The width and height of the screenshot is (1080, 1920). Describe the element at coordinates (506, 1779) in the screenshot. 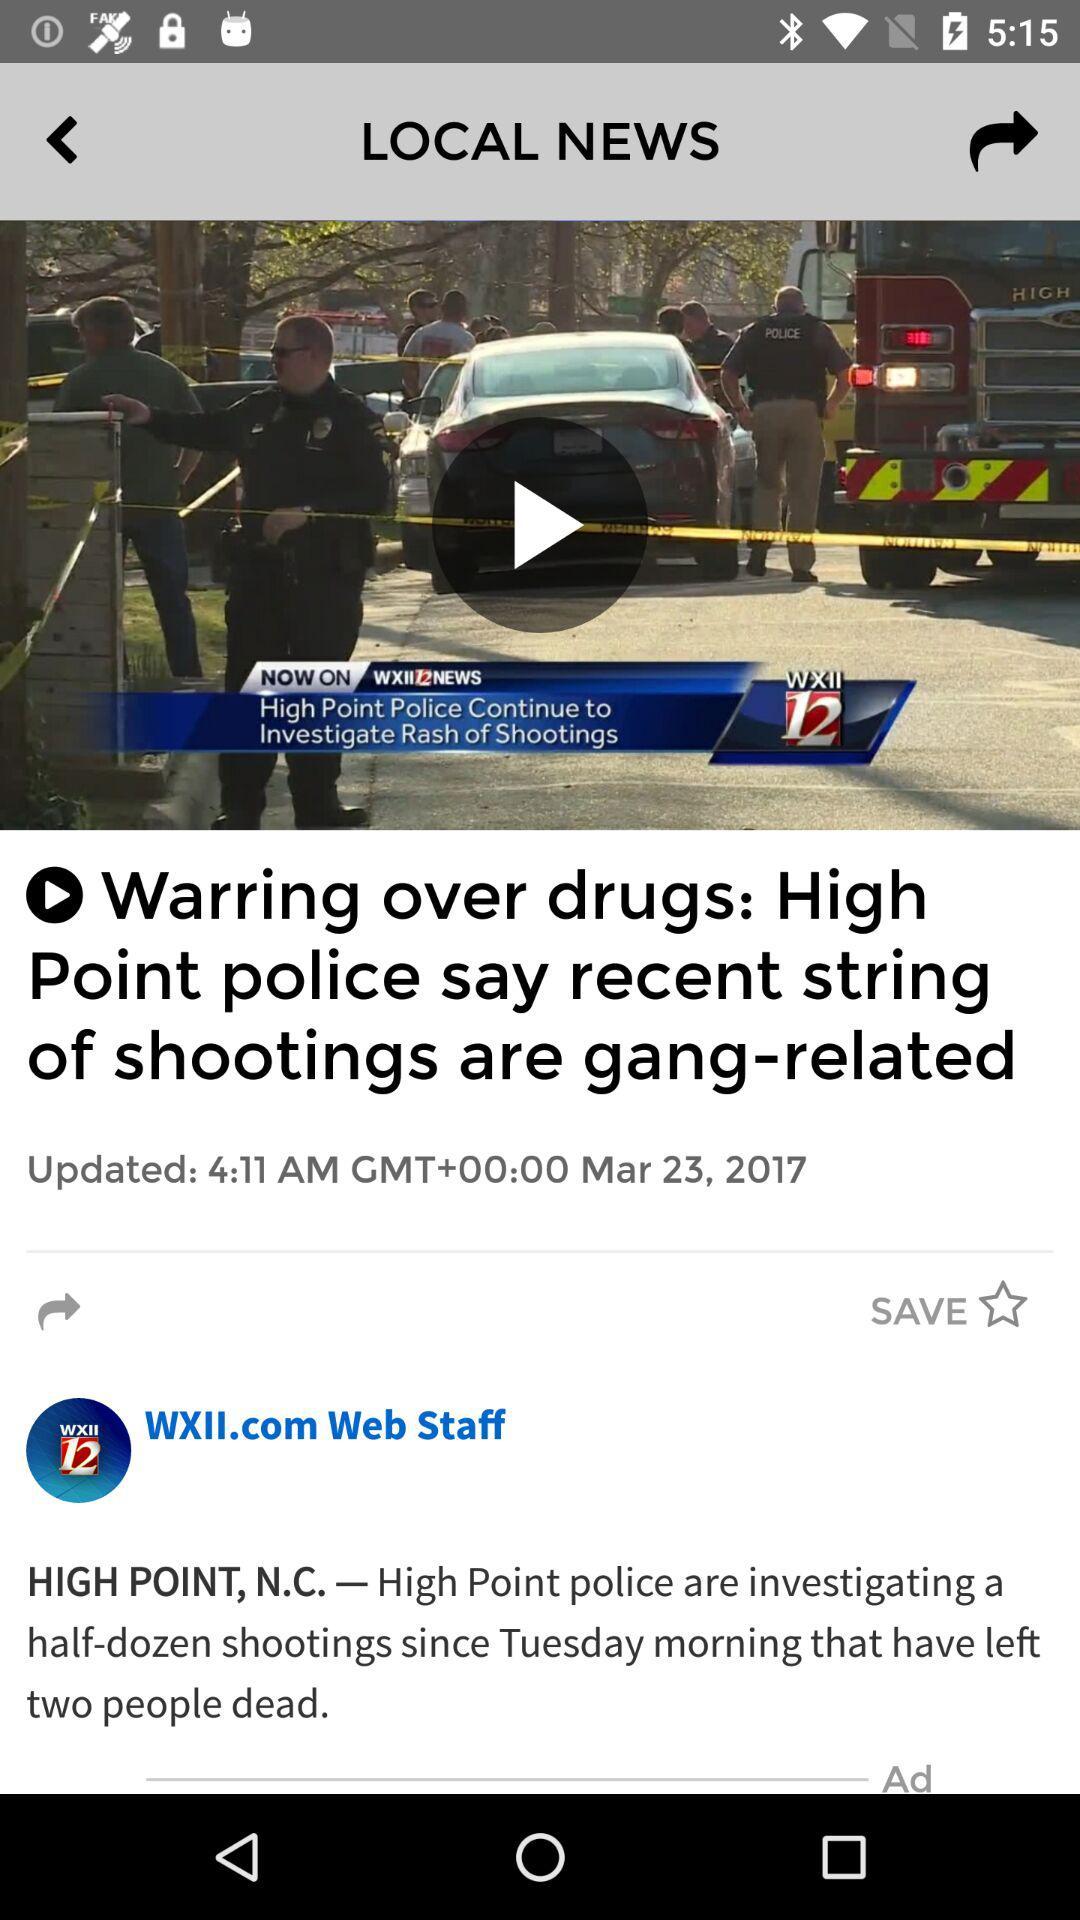

I see `the item to the left of the ad icon` at that location.